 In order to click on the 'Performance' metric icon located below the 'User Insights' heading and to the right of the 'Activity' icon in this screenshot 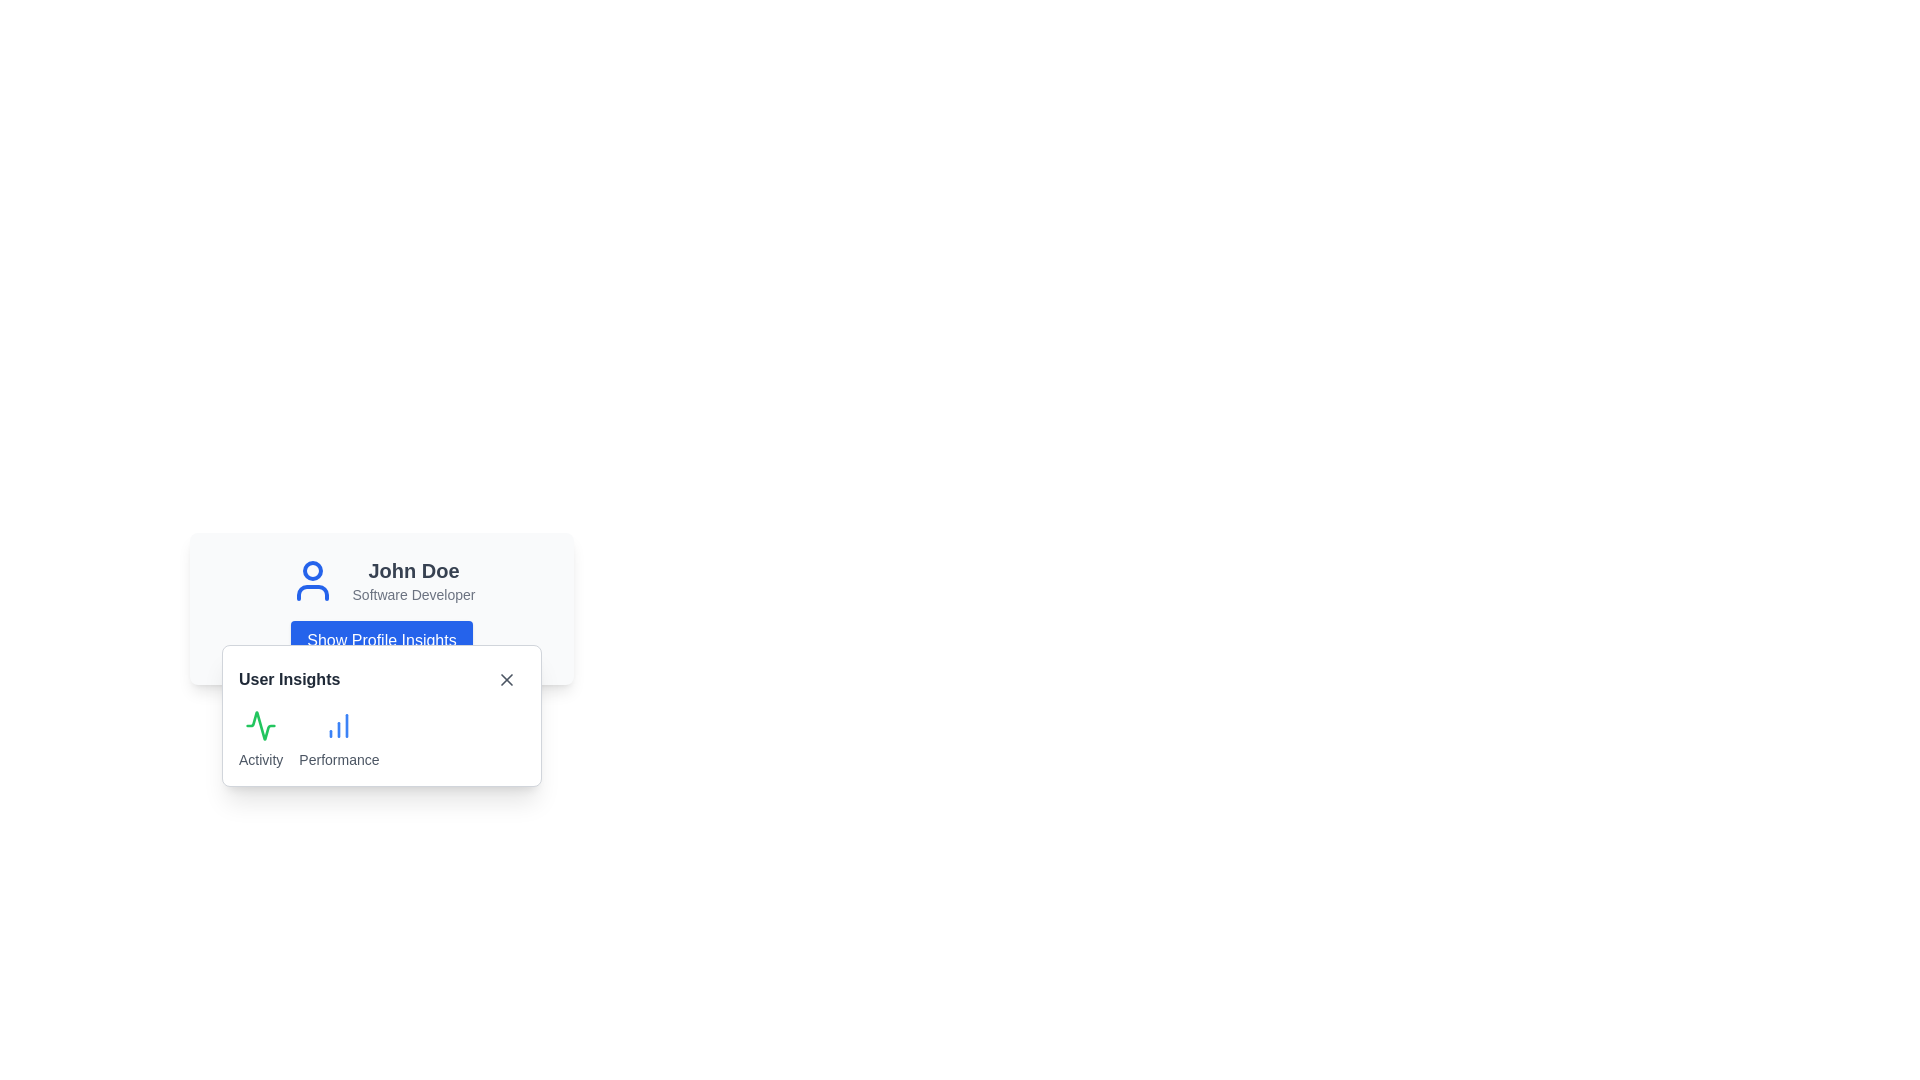, I will do `click(339, 725)`.